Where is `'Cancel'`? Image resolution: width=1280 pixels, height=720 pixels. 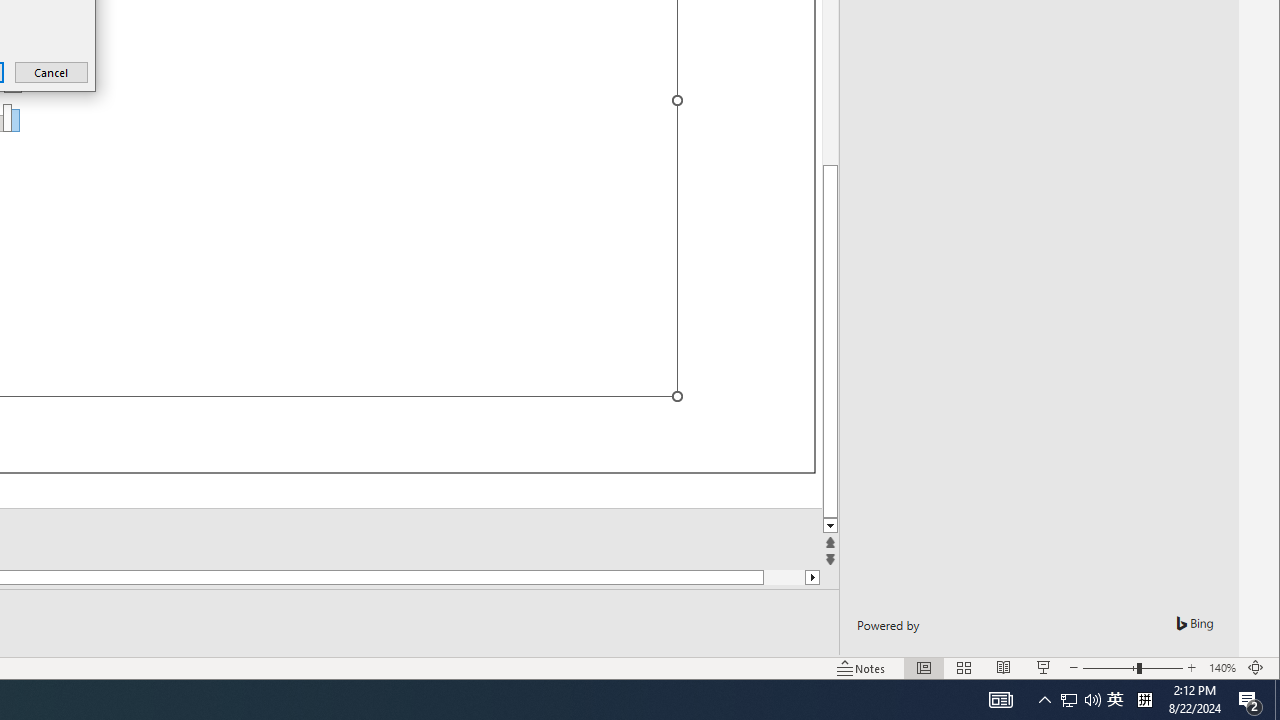
'Cancel' is located at coordinates (51, 71).